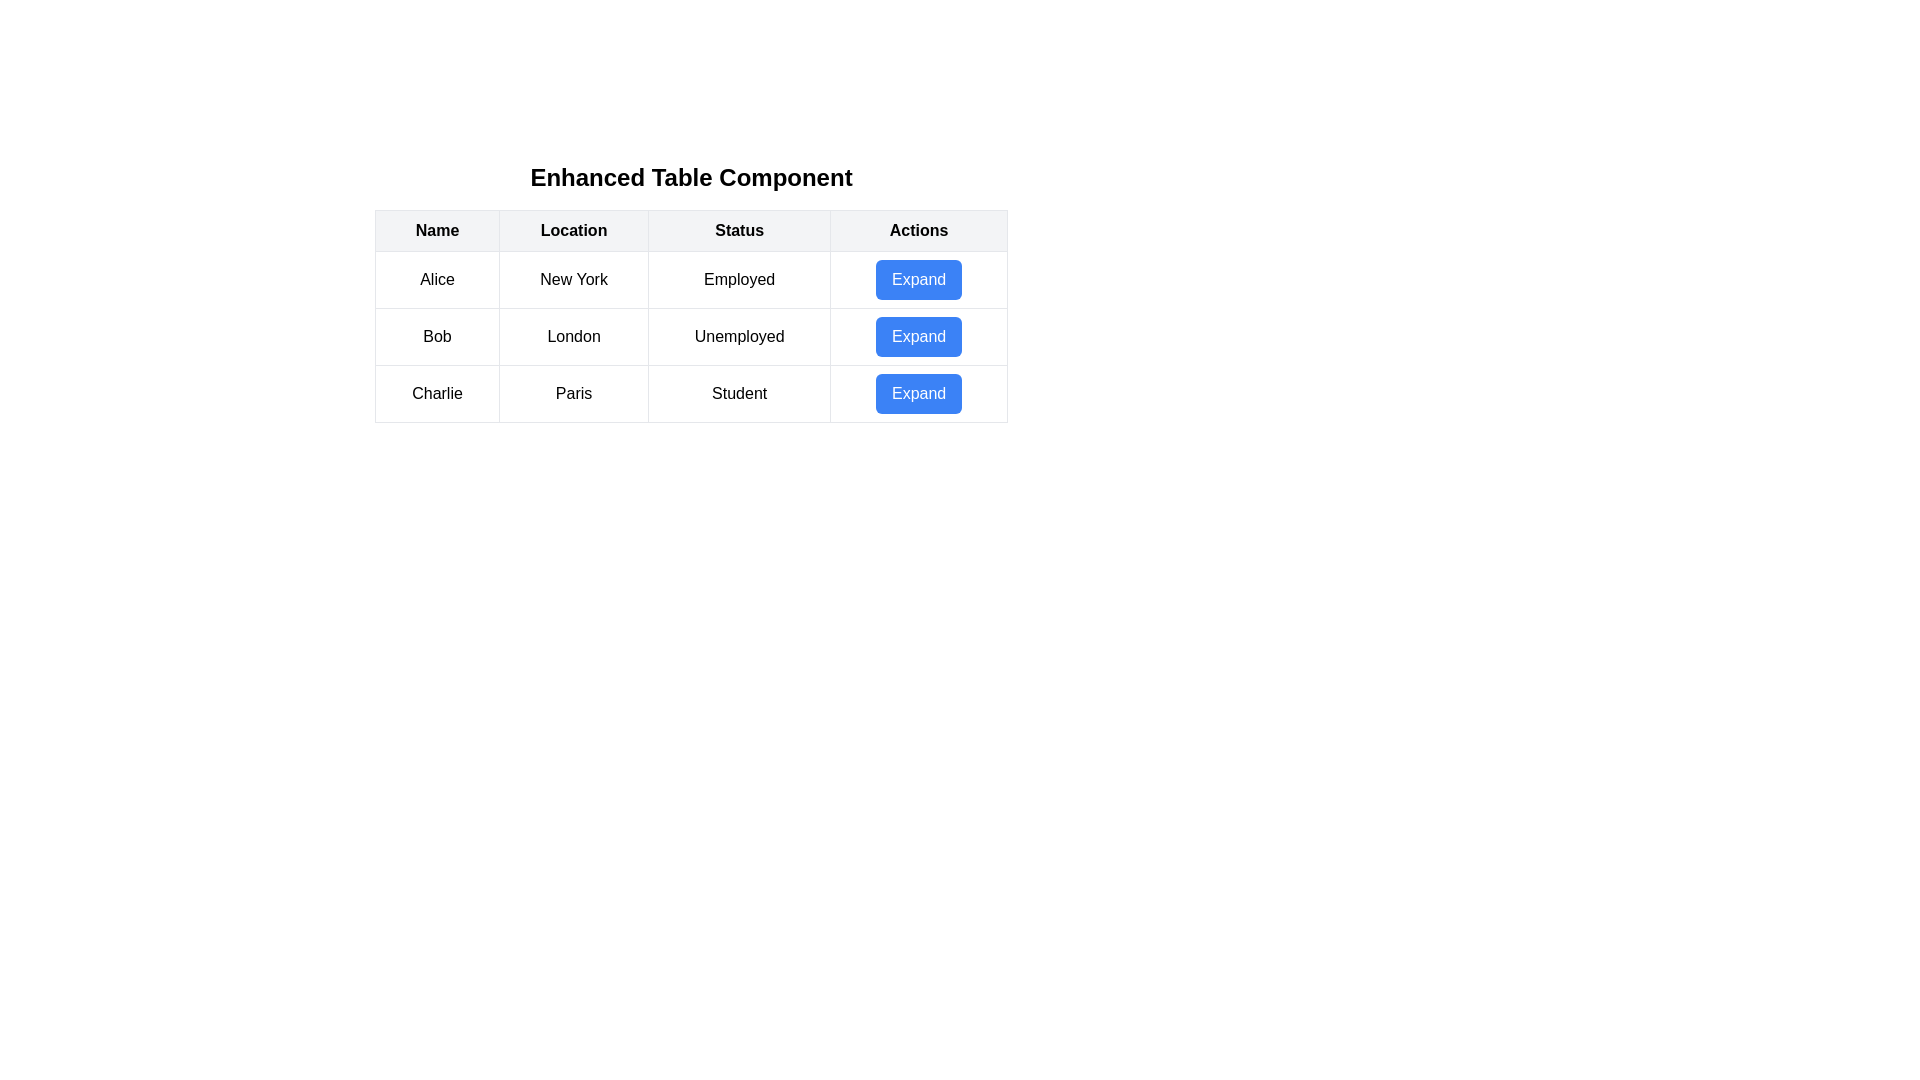 The height and width of the screenshot is (1080, 1920). I want to click on the static text display element that shows the name 'Bob' in the second row of the table under the 'Name' column, so click(436, 335).